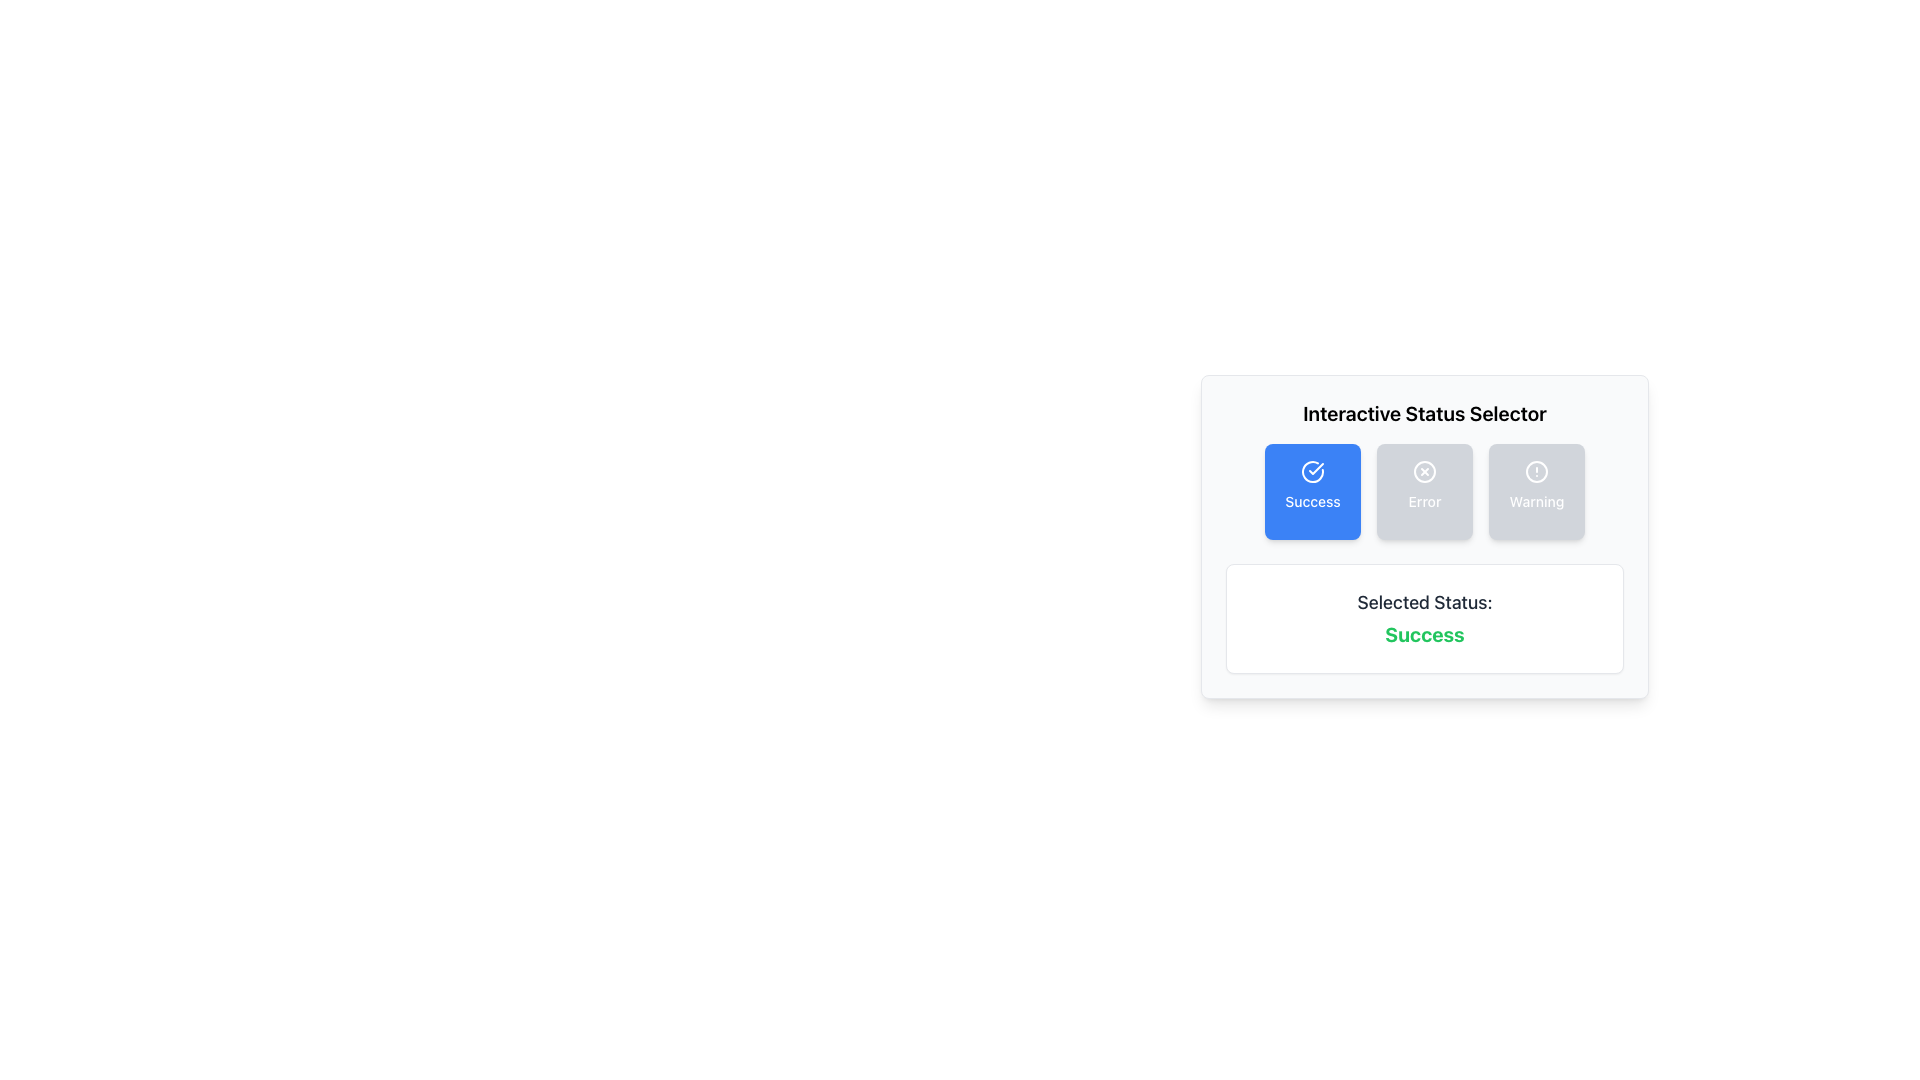  Describe the element at coordinates (1424, 535) in the screenshot. I see `the central button labeled 'Error' in the 'Interactive Status Selector' component` at that location.